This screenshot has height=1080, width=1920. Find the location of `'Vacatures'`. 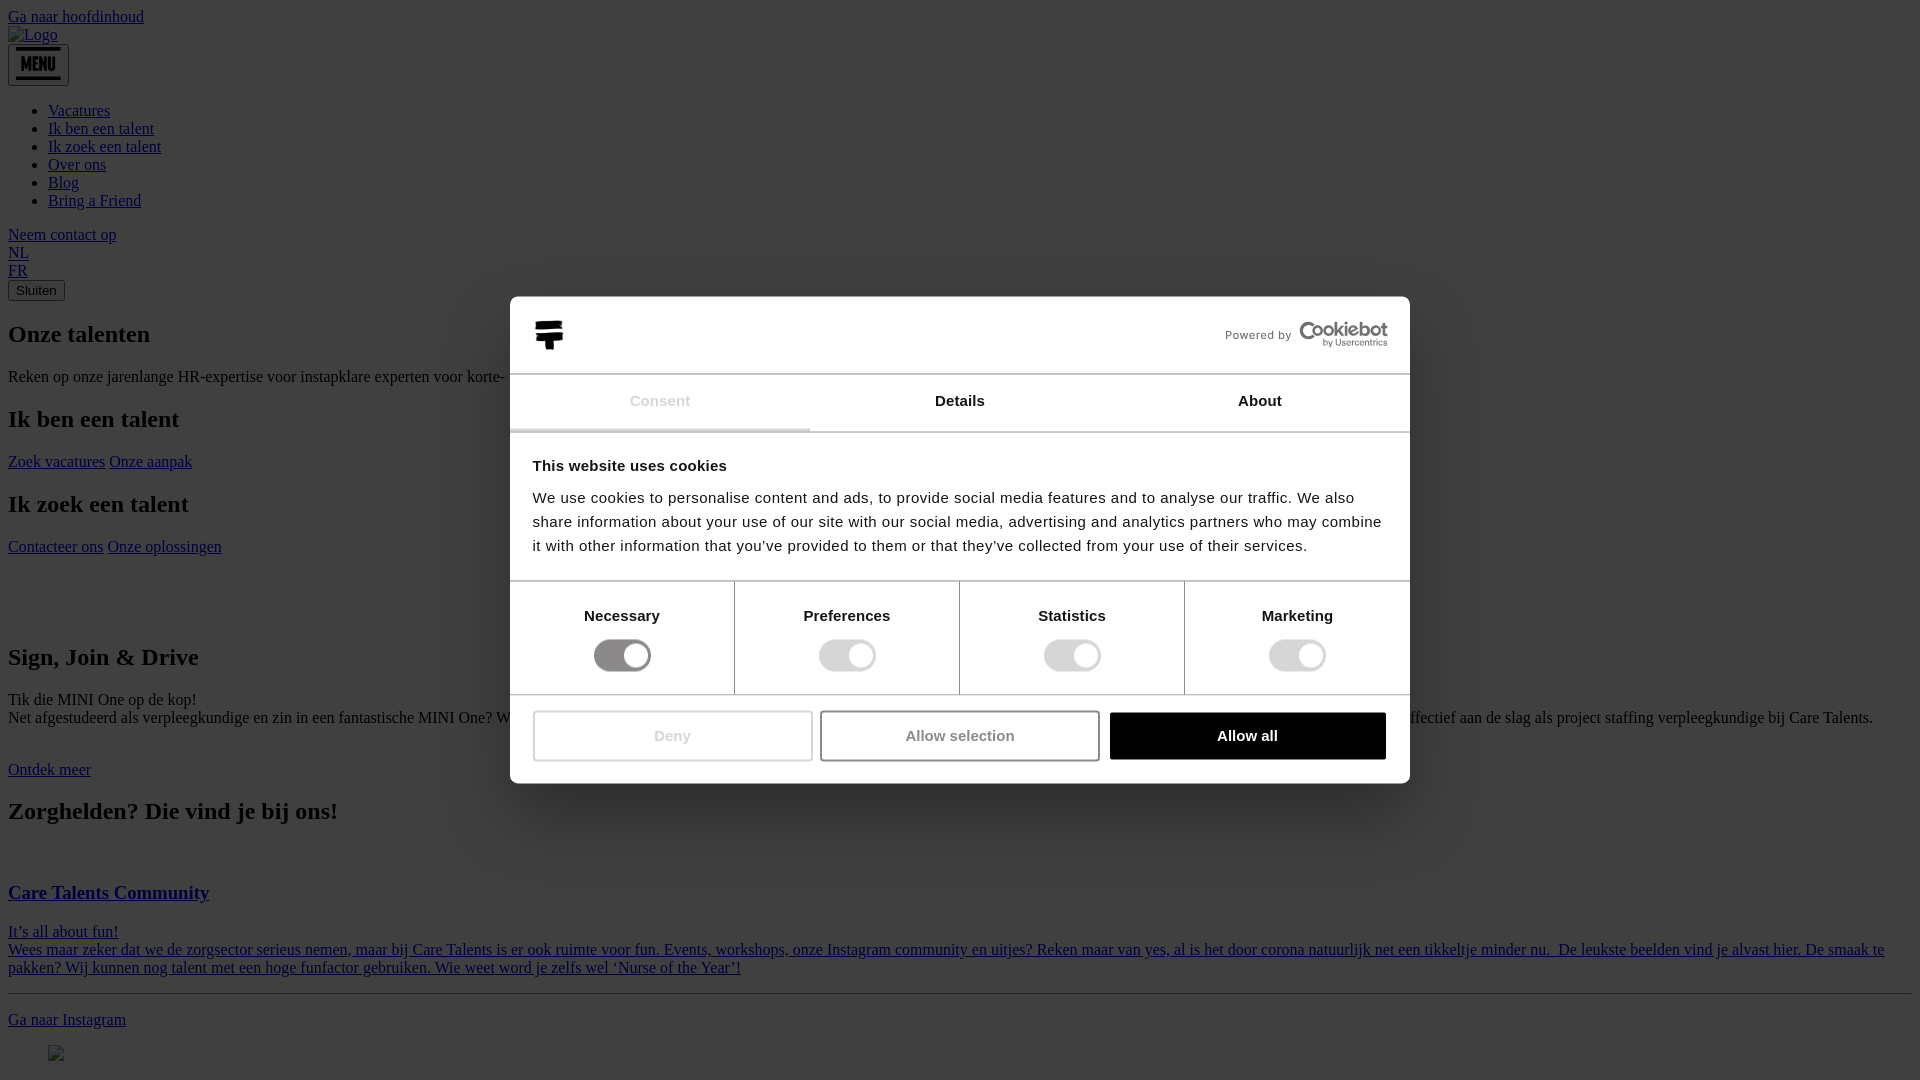

'Vacatures' is located at coordinates (48, 110).